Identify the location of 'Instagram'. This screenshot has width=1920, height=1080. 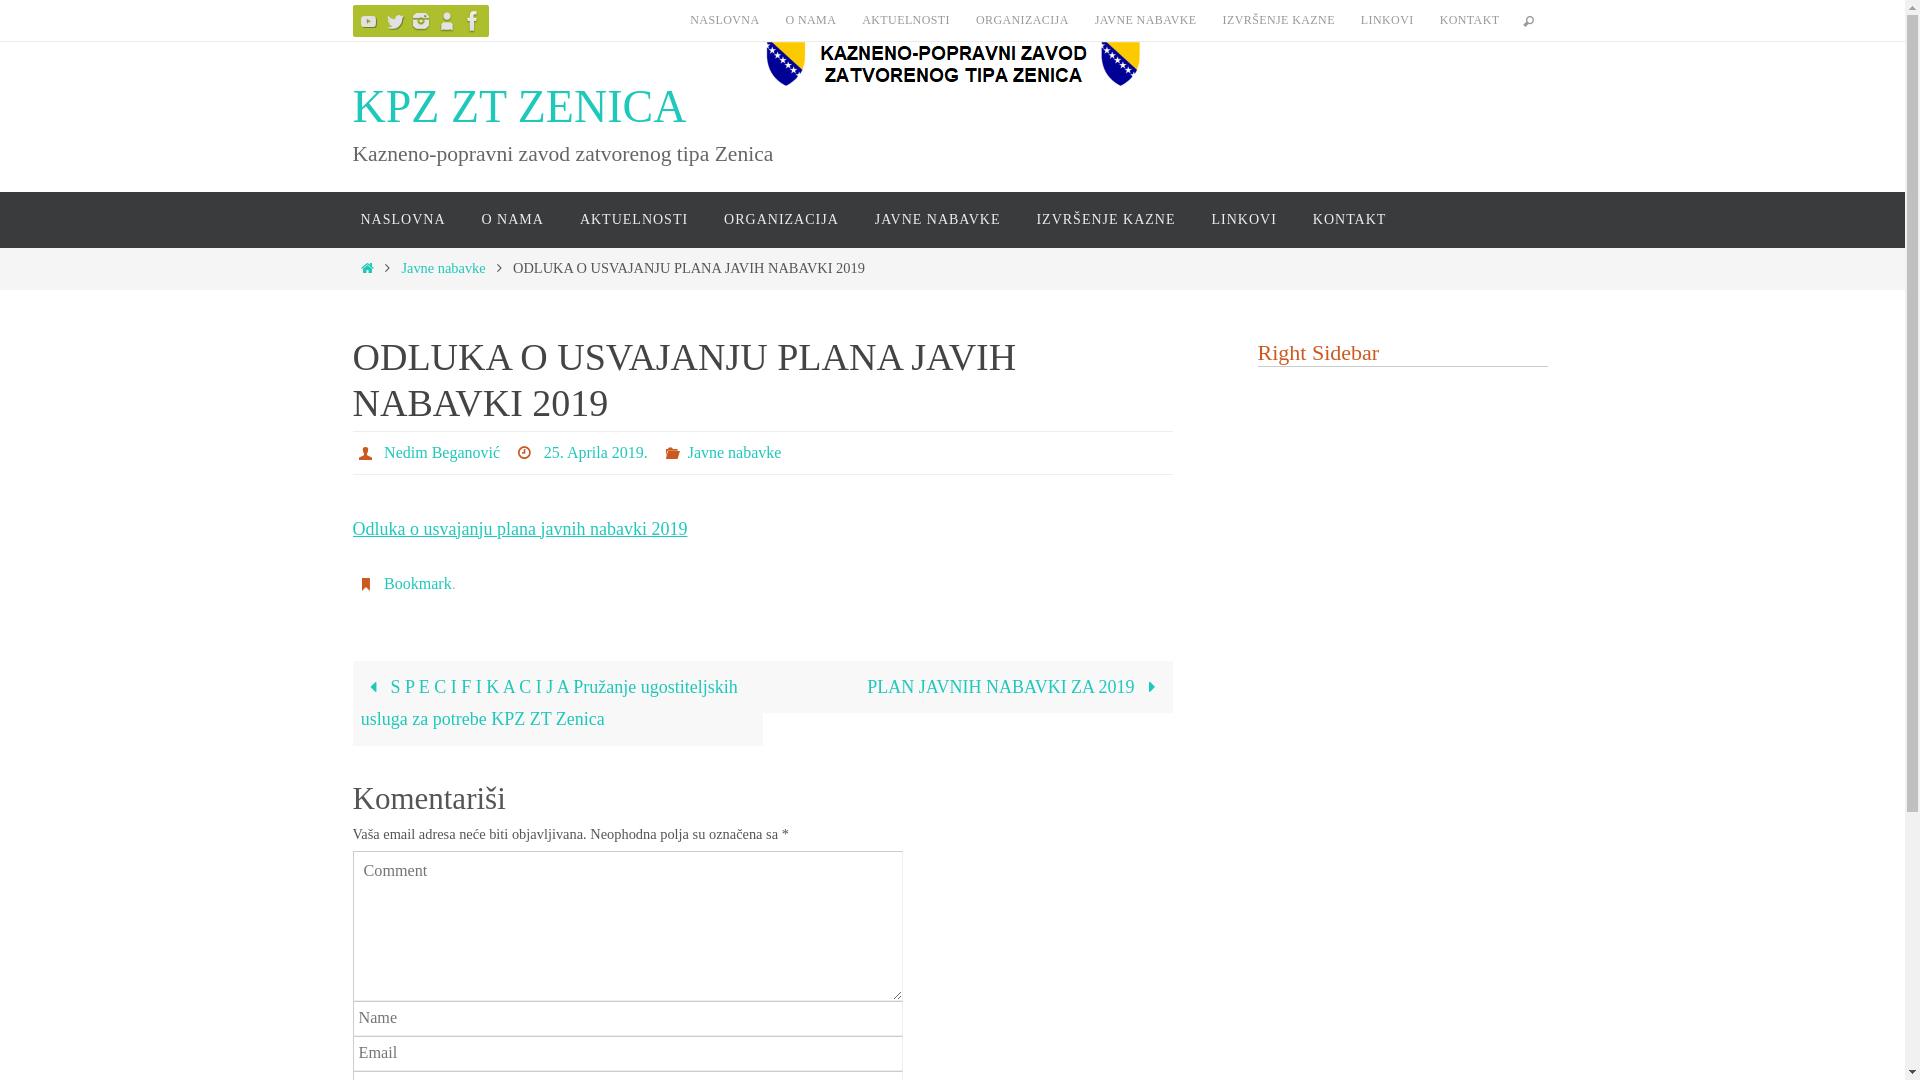
(419, 20).